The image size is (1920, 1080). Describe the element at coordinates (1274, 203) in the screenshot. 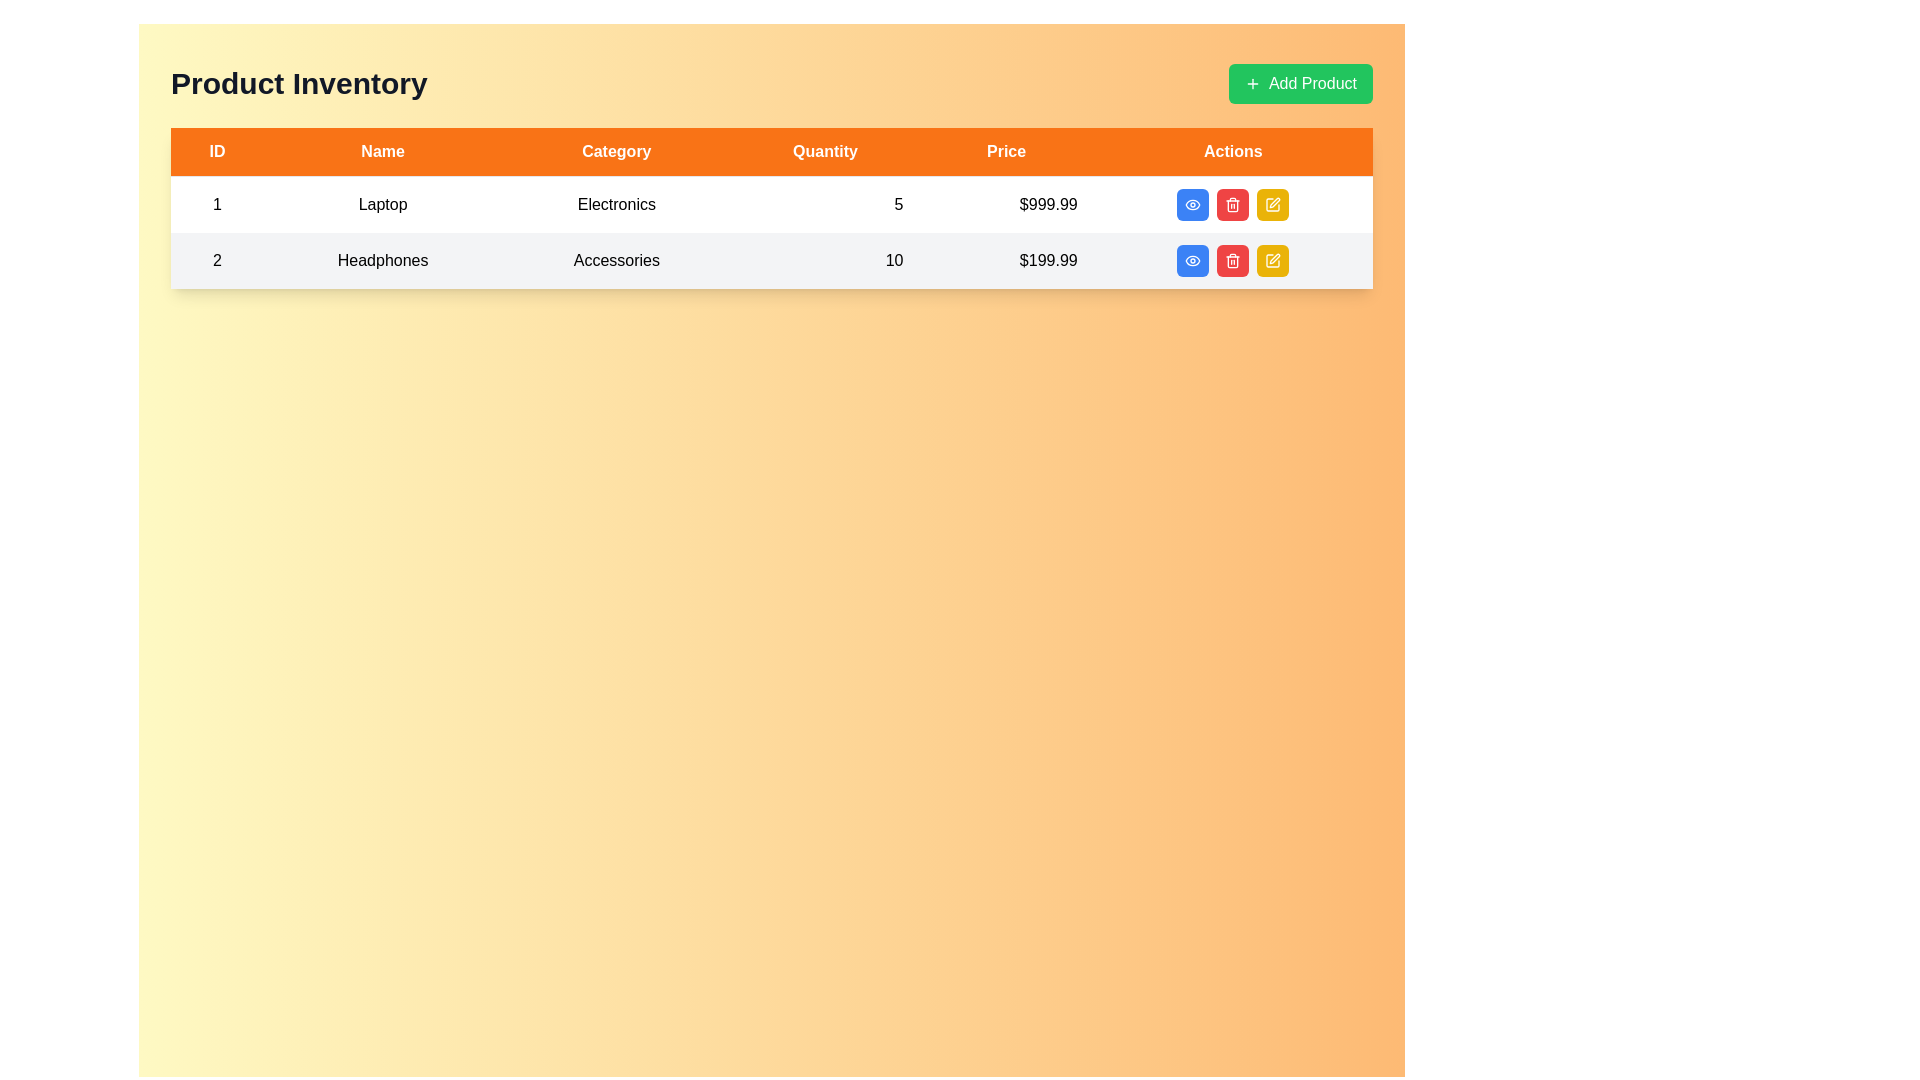

I see `the small yellow pencil icon in the actions column of the second row of the table` at that location.